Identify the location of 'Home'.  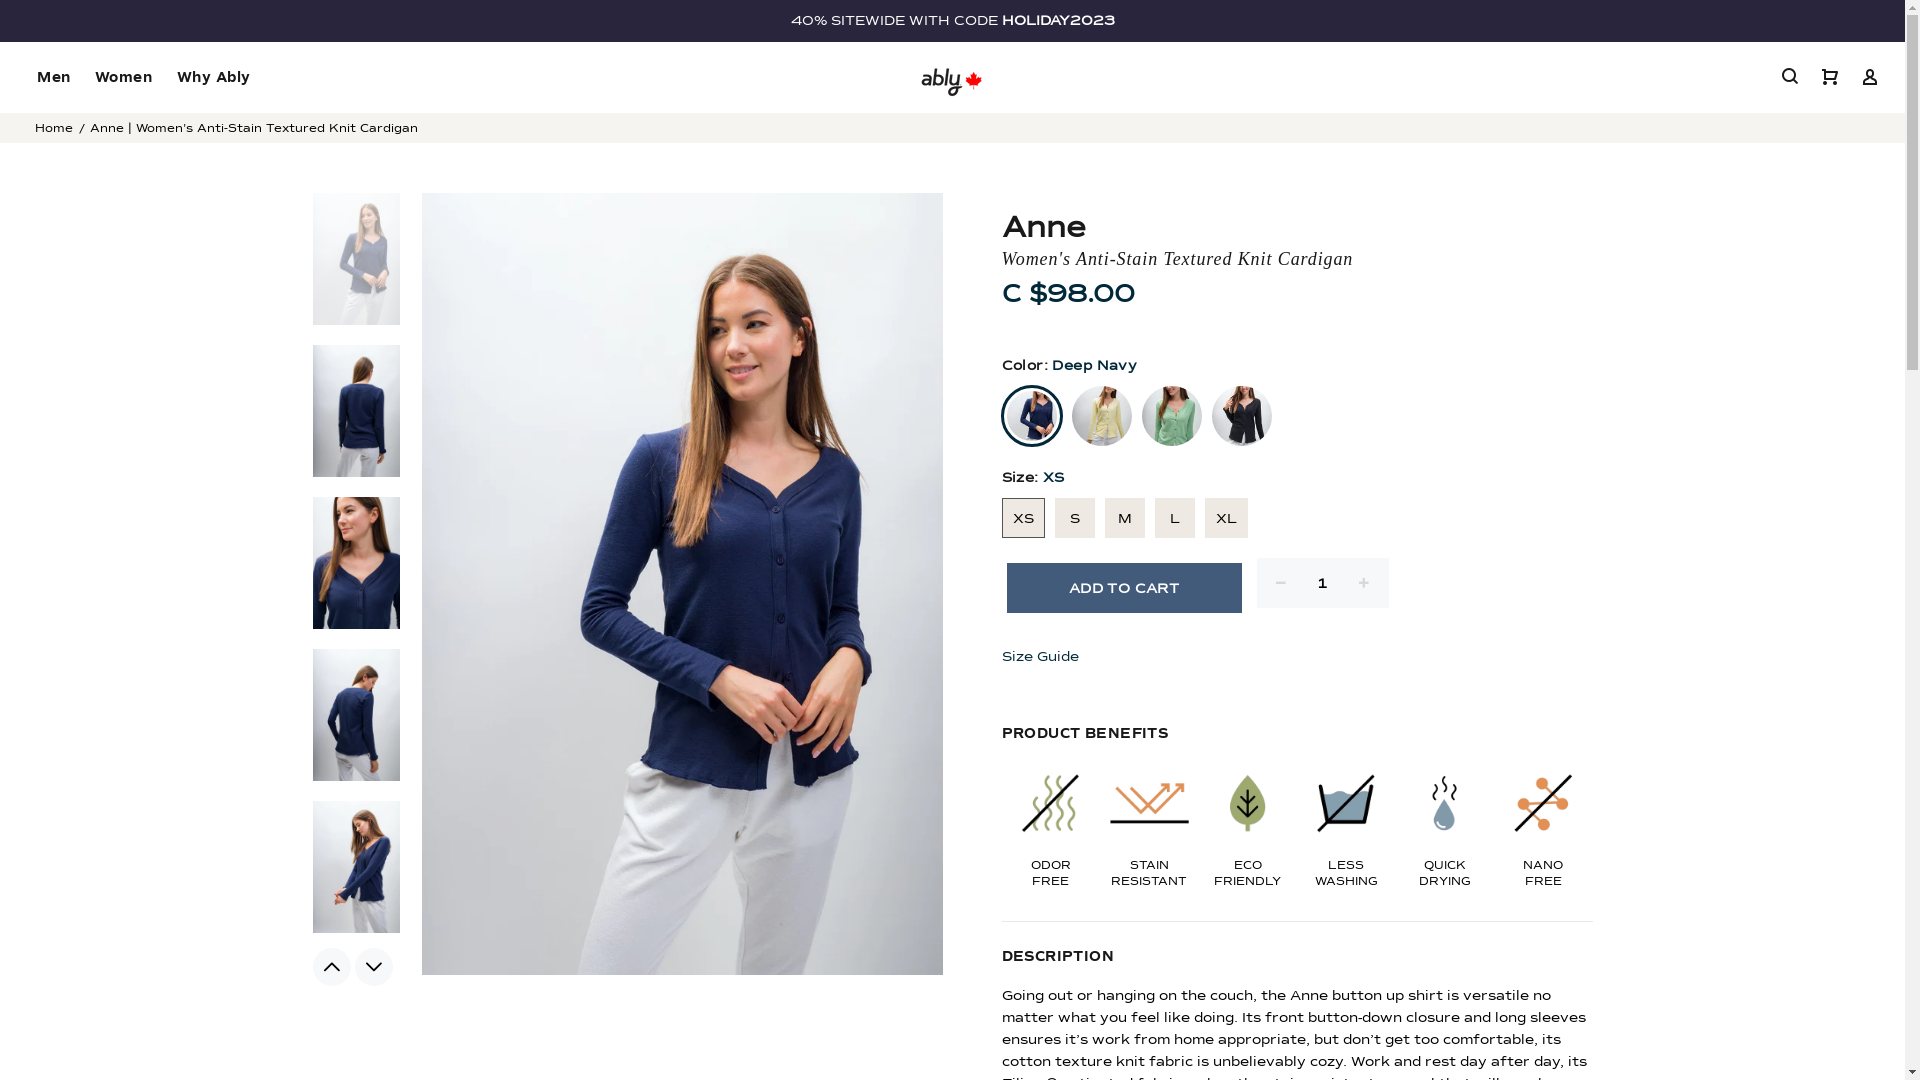
(53, 127).